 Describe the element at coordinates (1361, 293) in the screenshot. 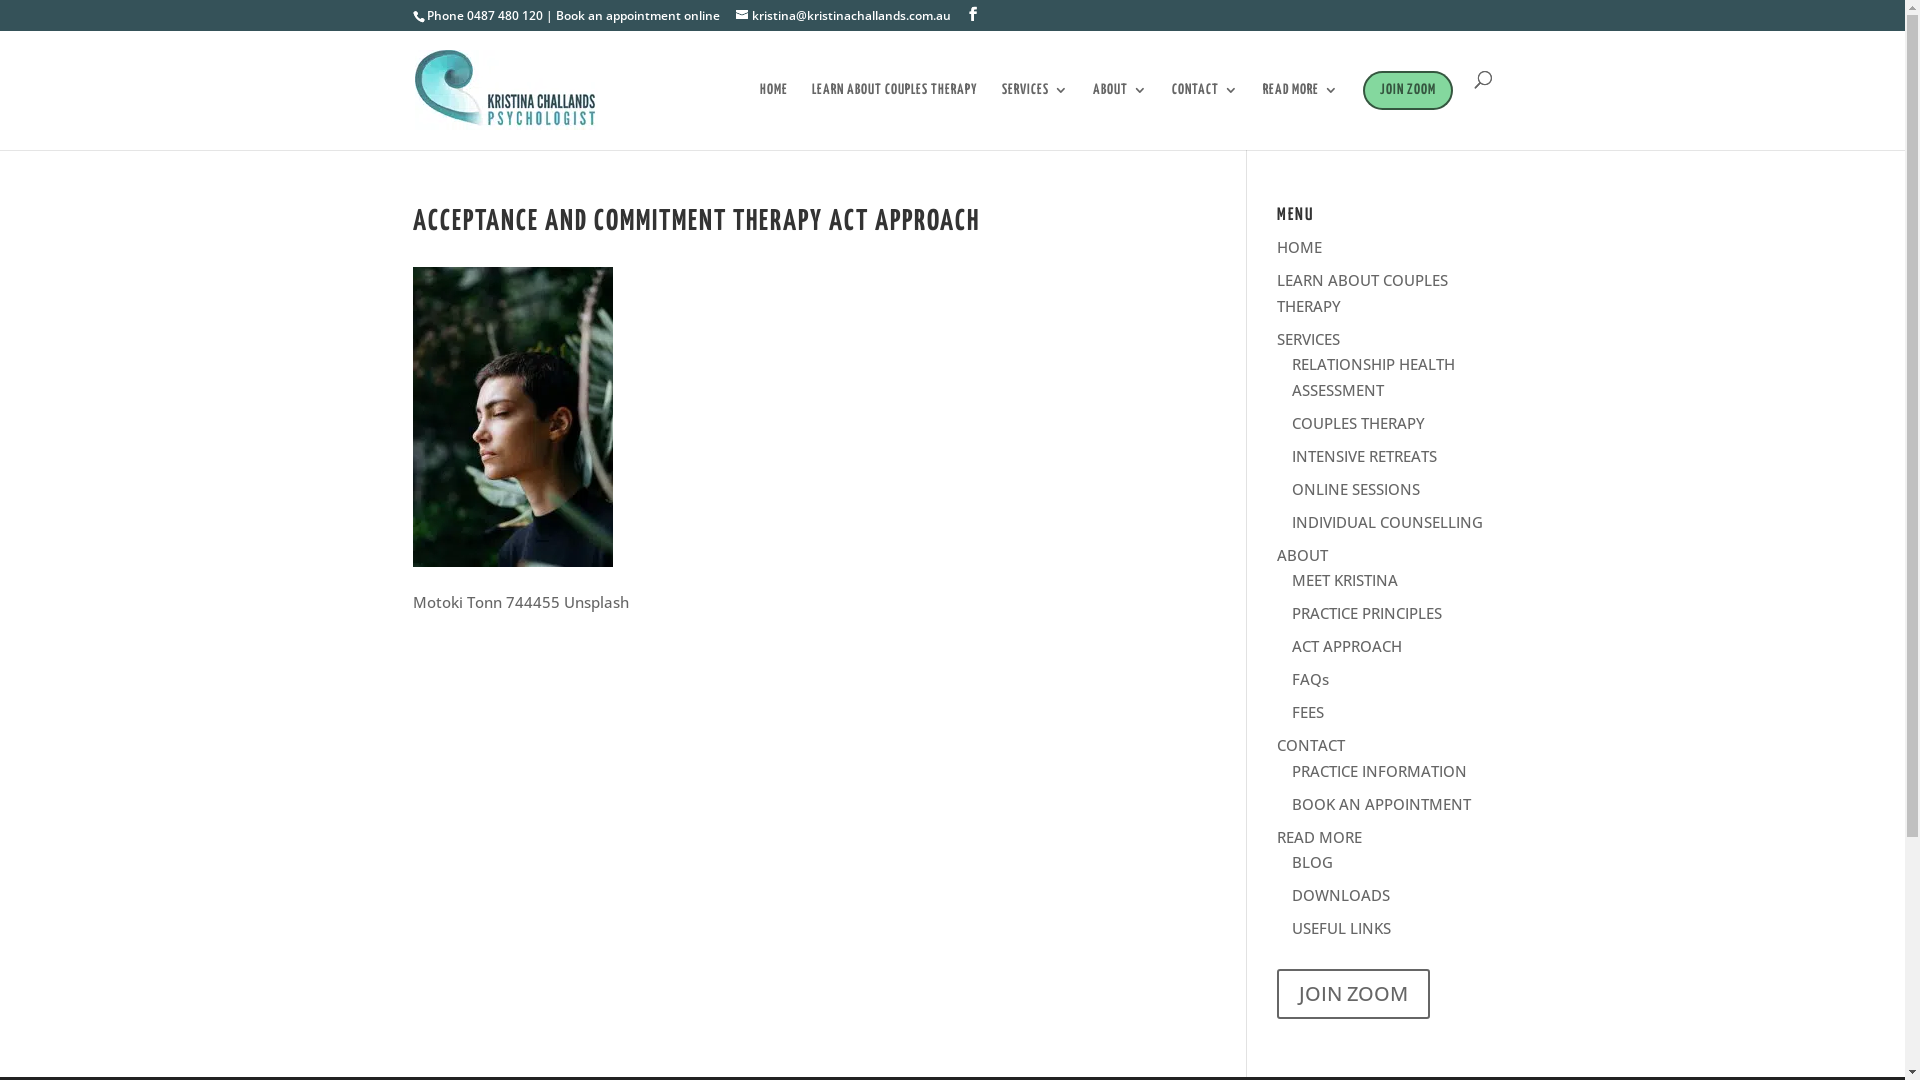

I see `'LEARN ABOUT COUPLES THERAPY'` at that location.